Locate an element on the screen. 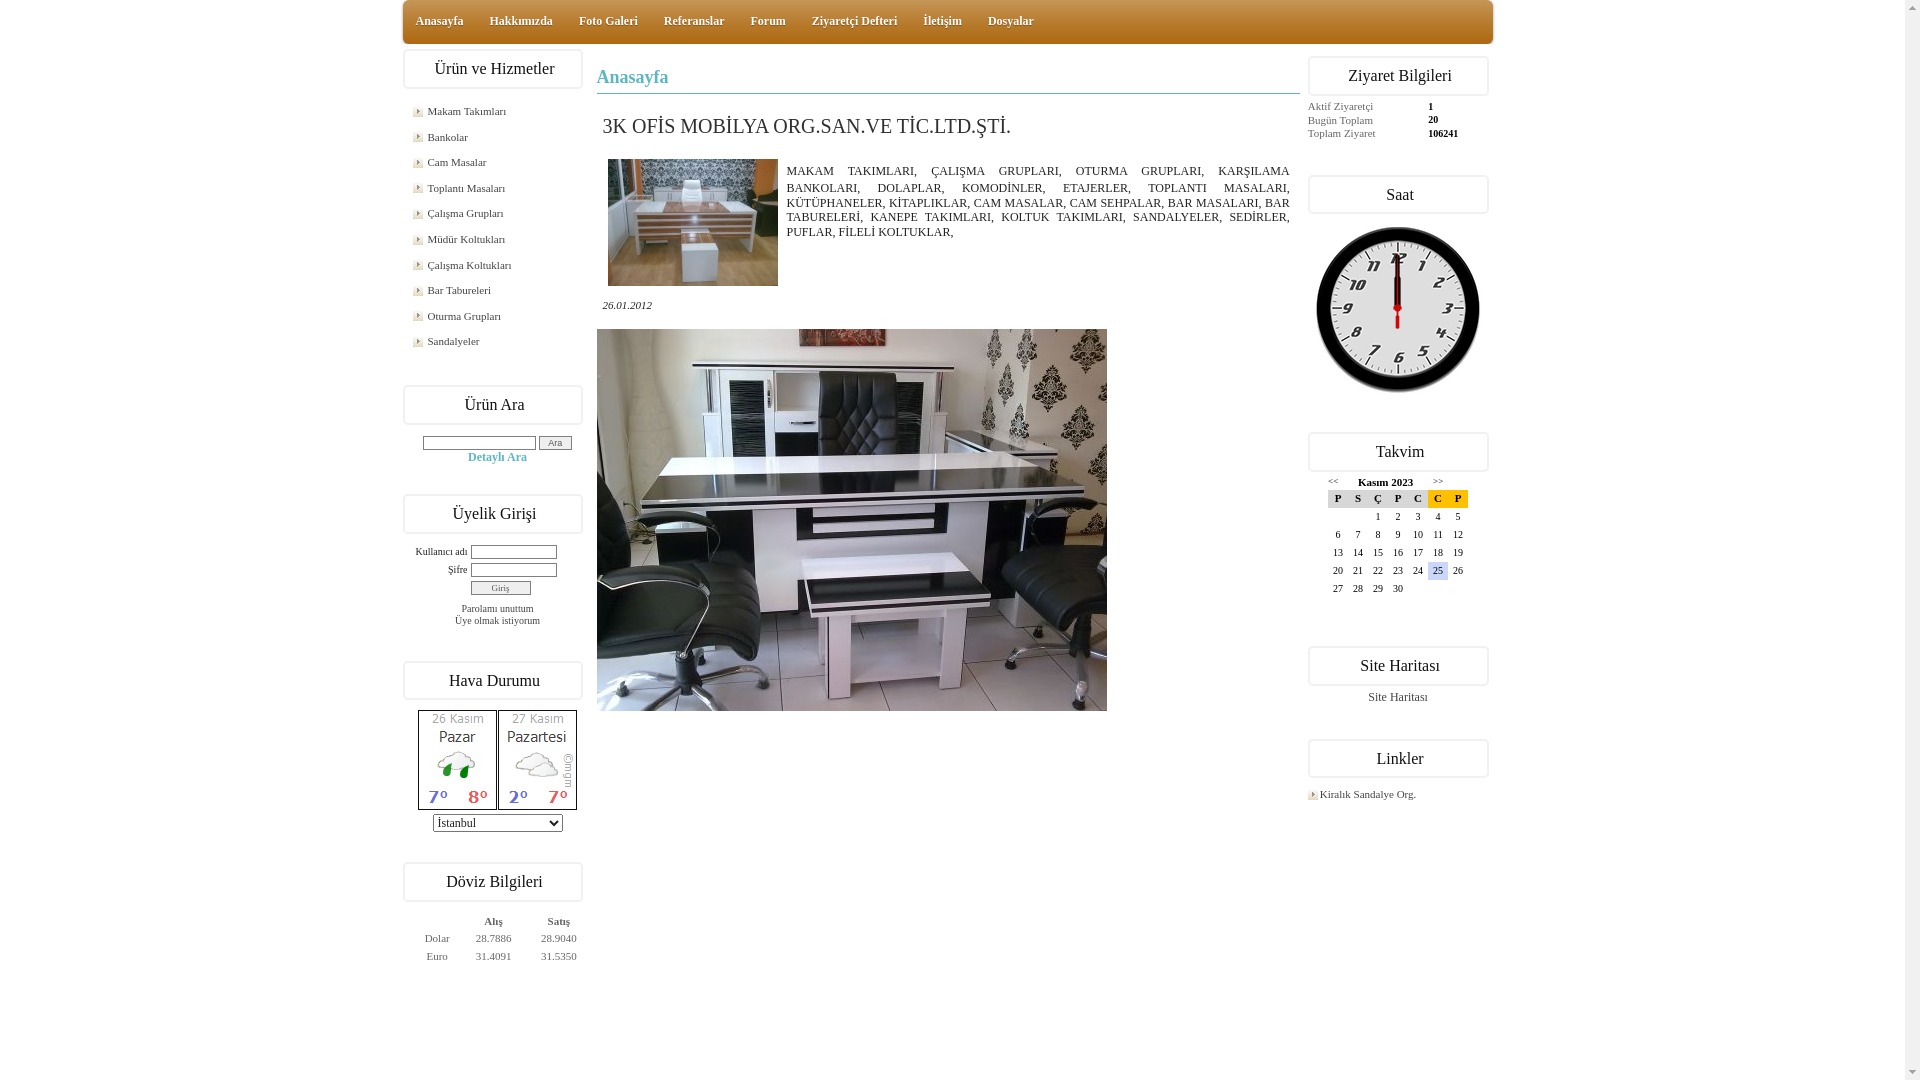 The image size is (1920, 1080). '5' is located at coordinates (1458, 515).